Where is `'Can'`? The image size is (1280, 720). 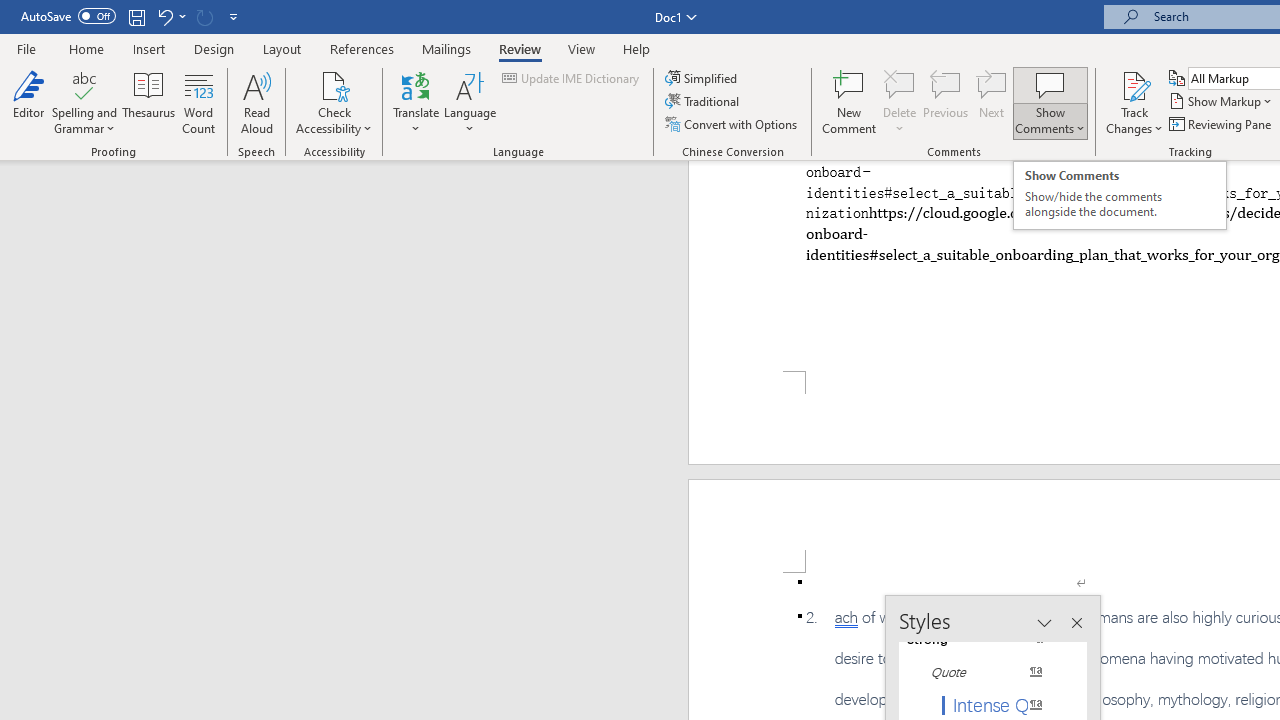 'Can' is located at coordinates (204, 16).